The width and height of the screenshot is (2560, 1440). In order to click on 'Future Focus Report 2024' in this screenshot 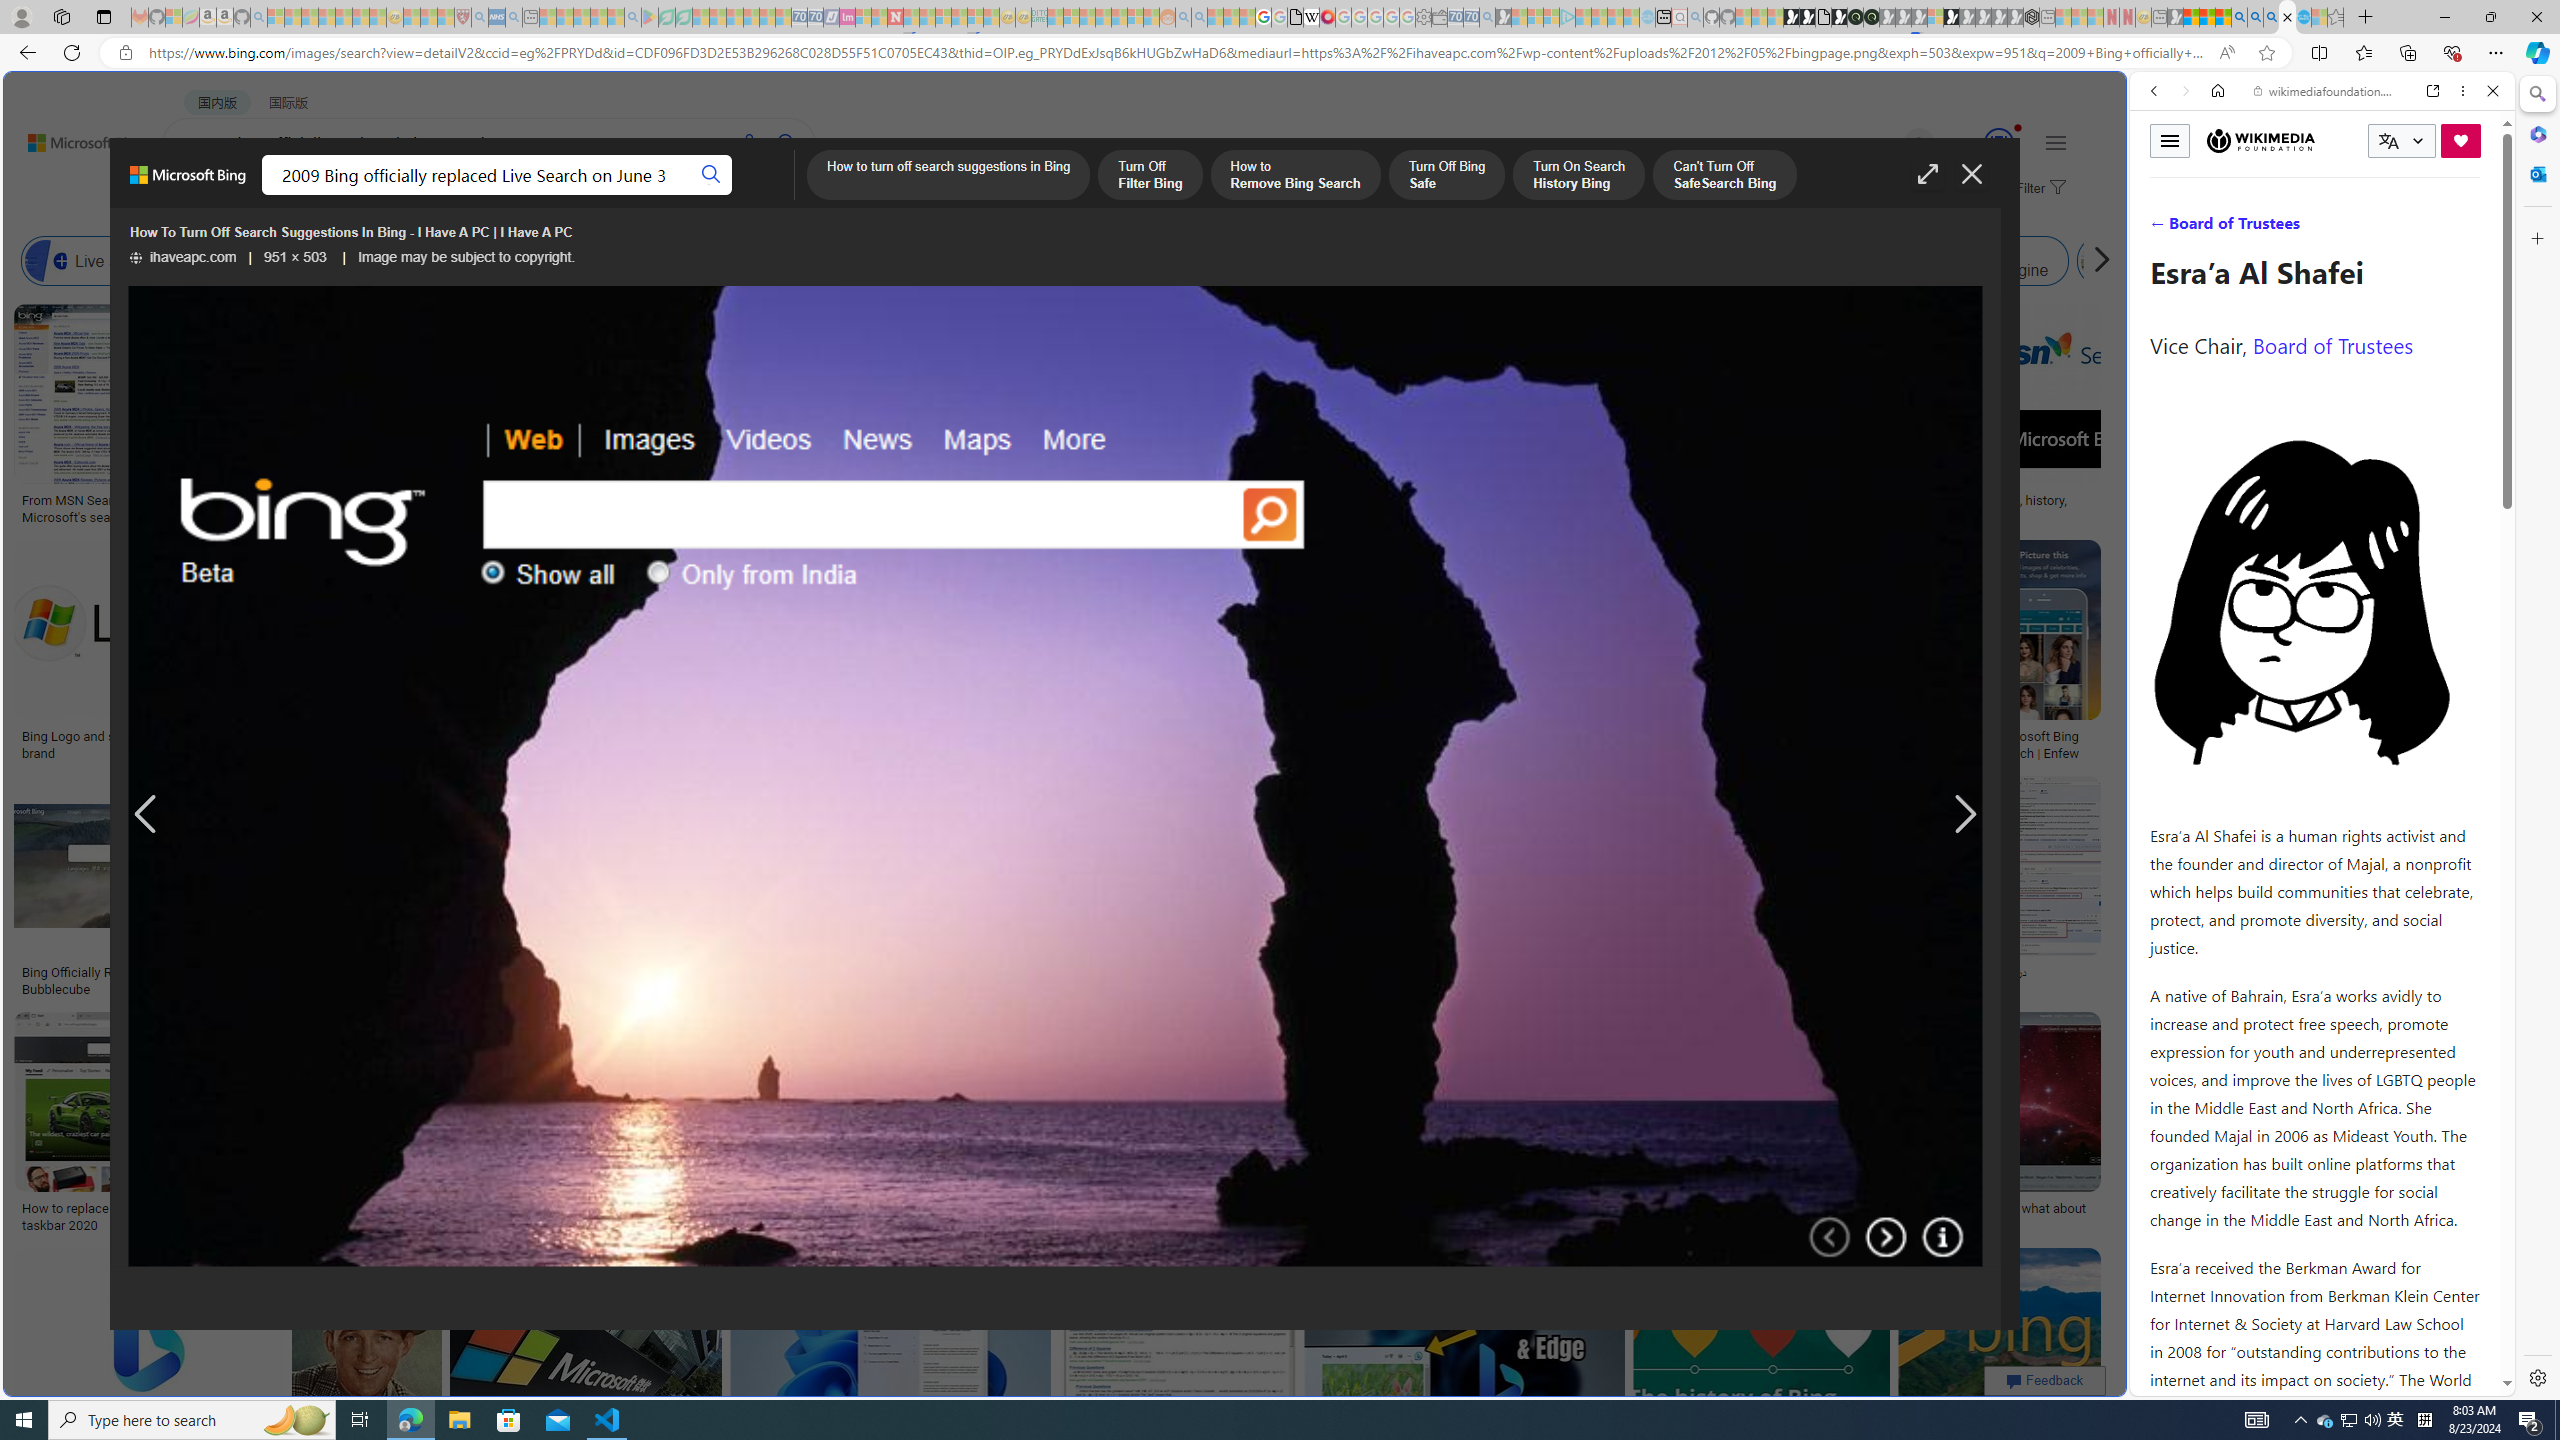, I will do `click(1871, 16)`.